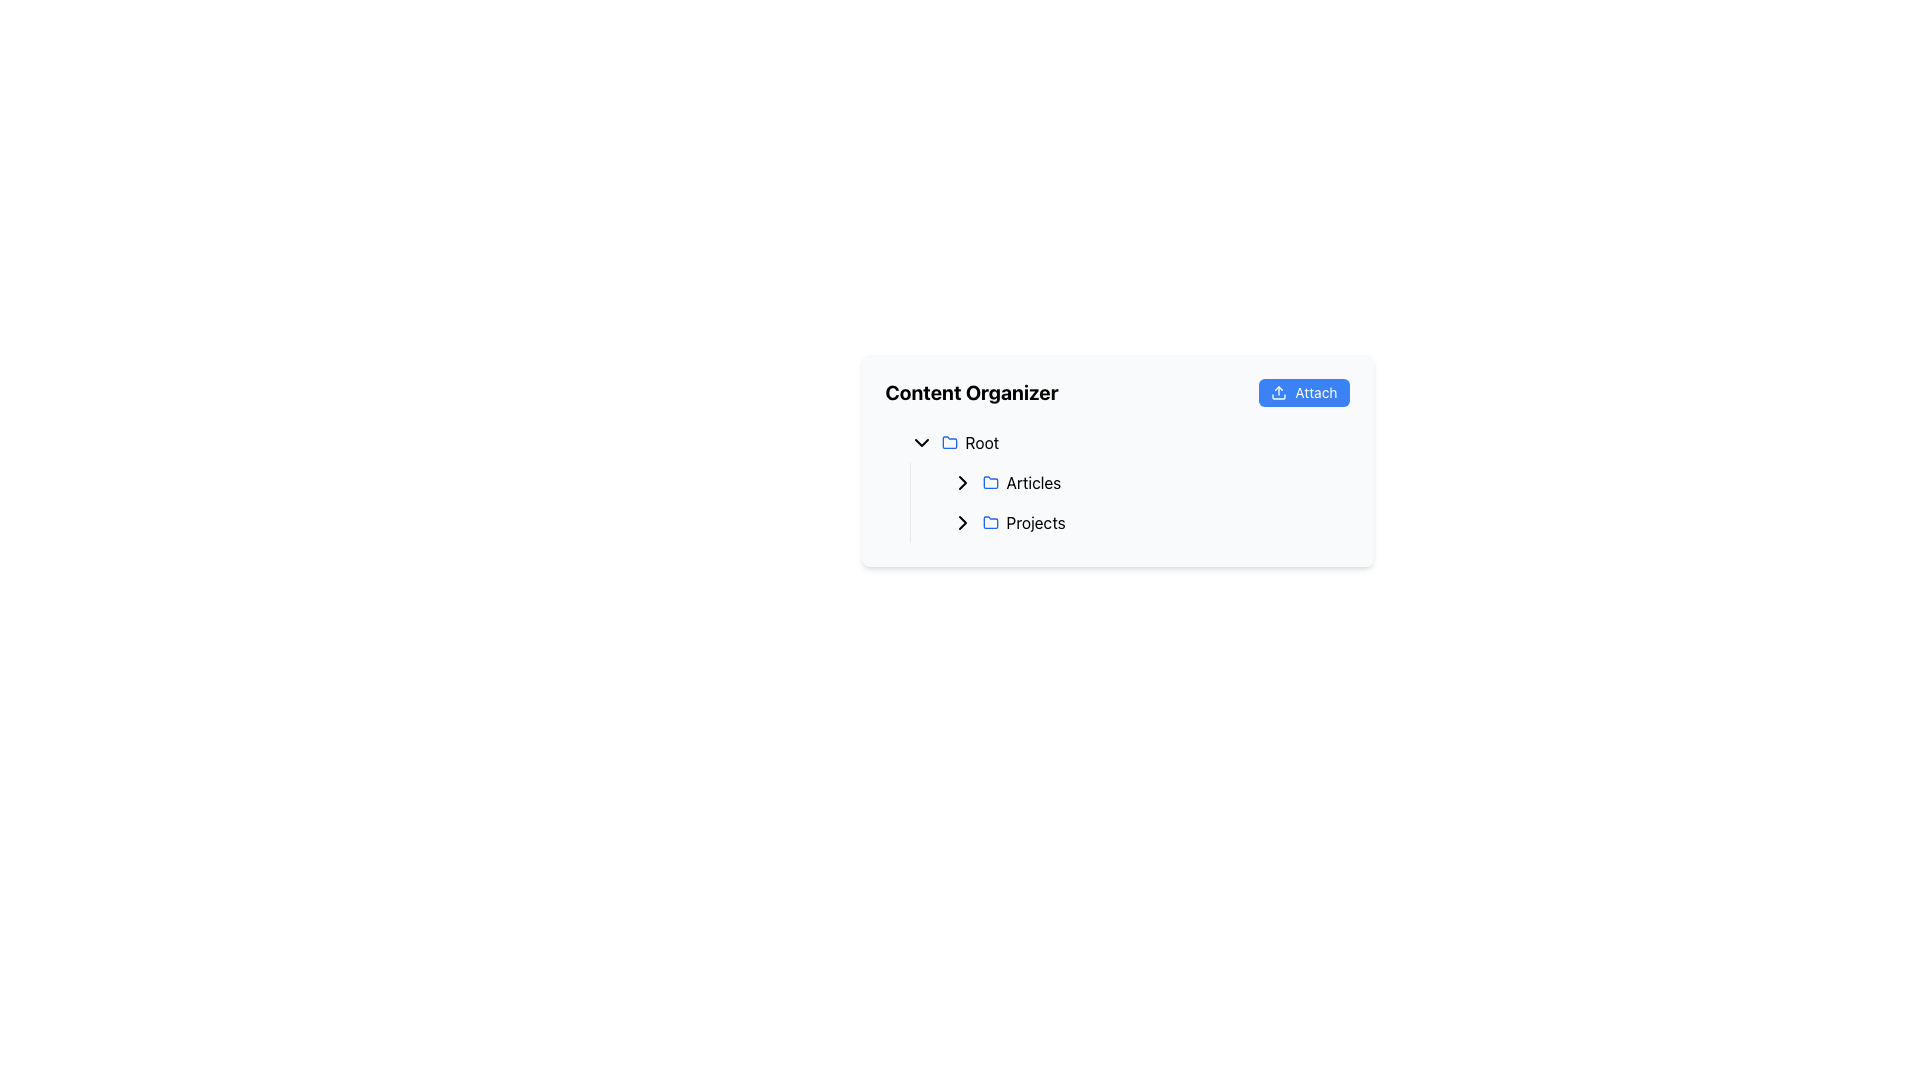 The image size is (1920, 1080). I want to click on text label displaying 'Articles' located next to the blue folder icon in the navigation list, so click(1033, 482).